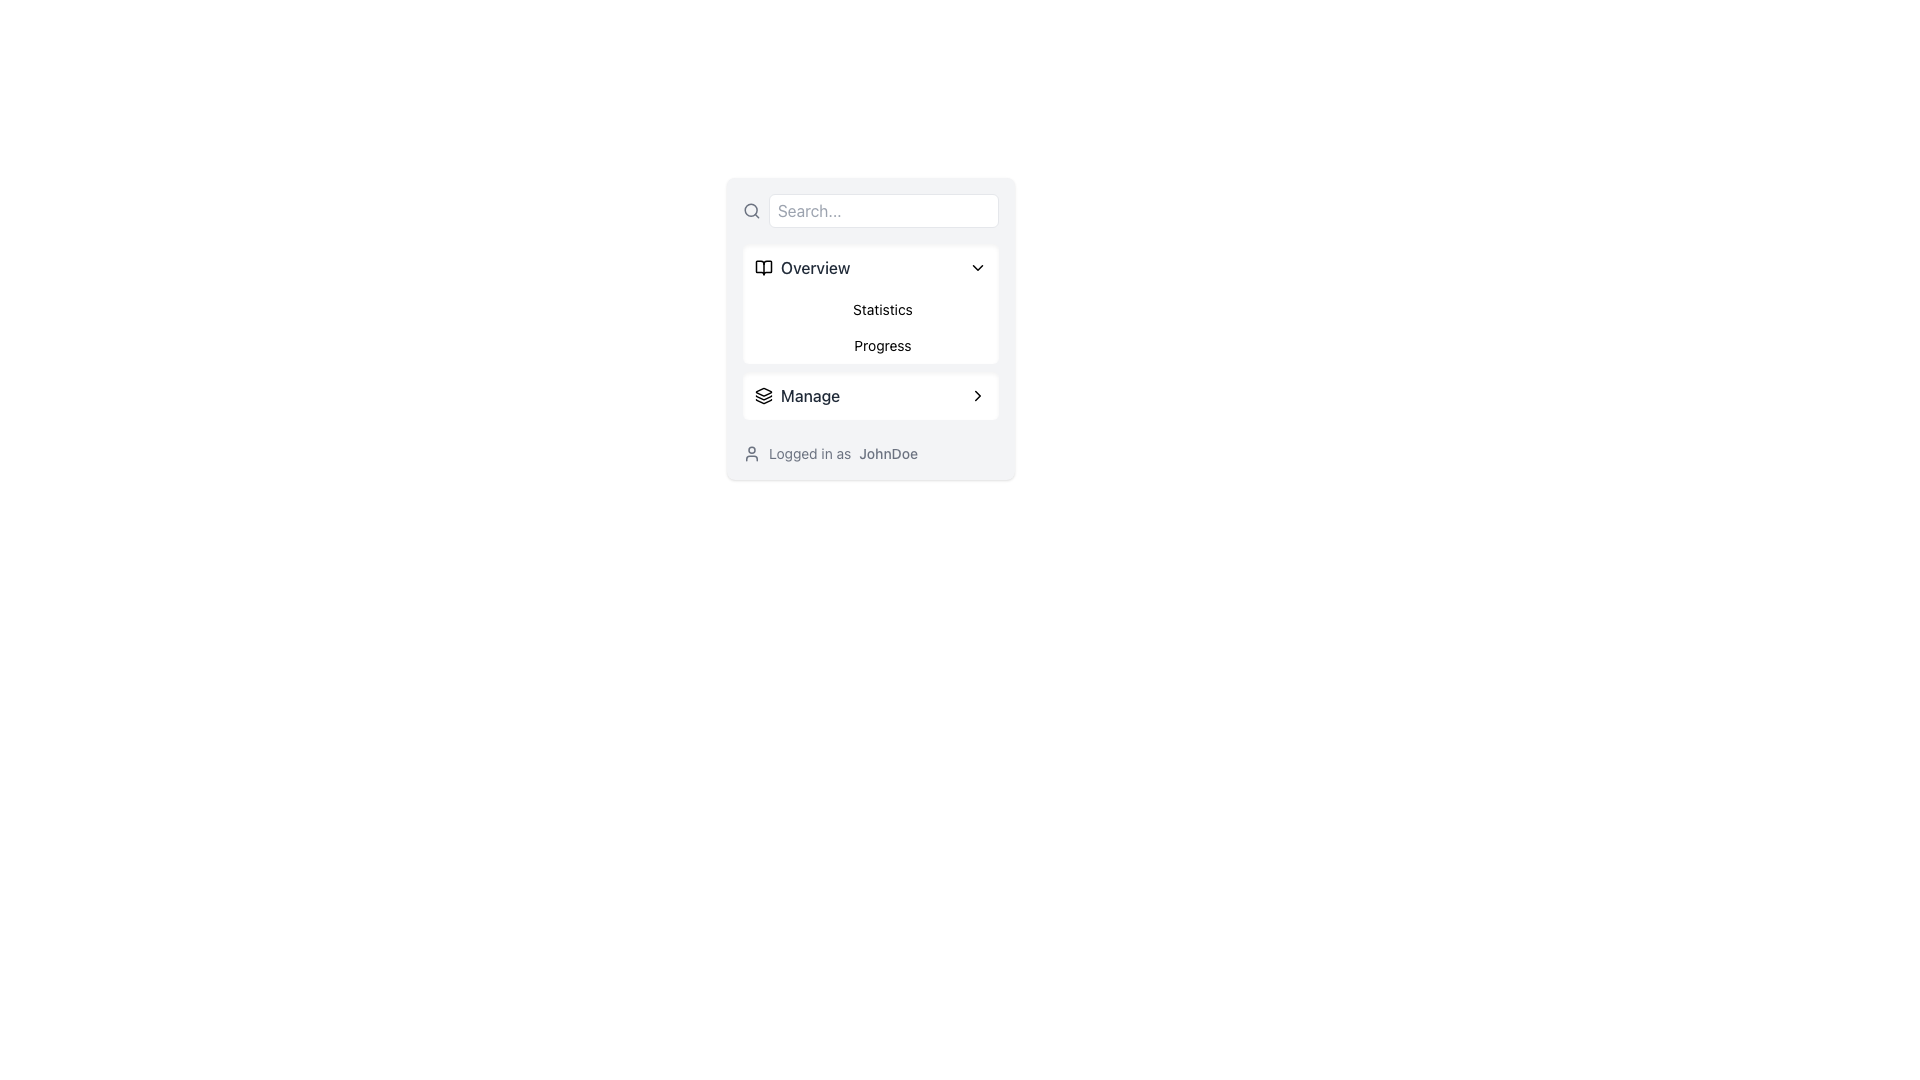 This screenshot has height=1080, width=1920. I want to click on the book icon located to the left of the 'Overview' text in the interface, which symbolizes the Overview section, so click(762, 266).